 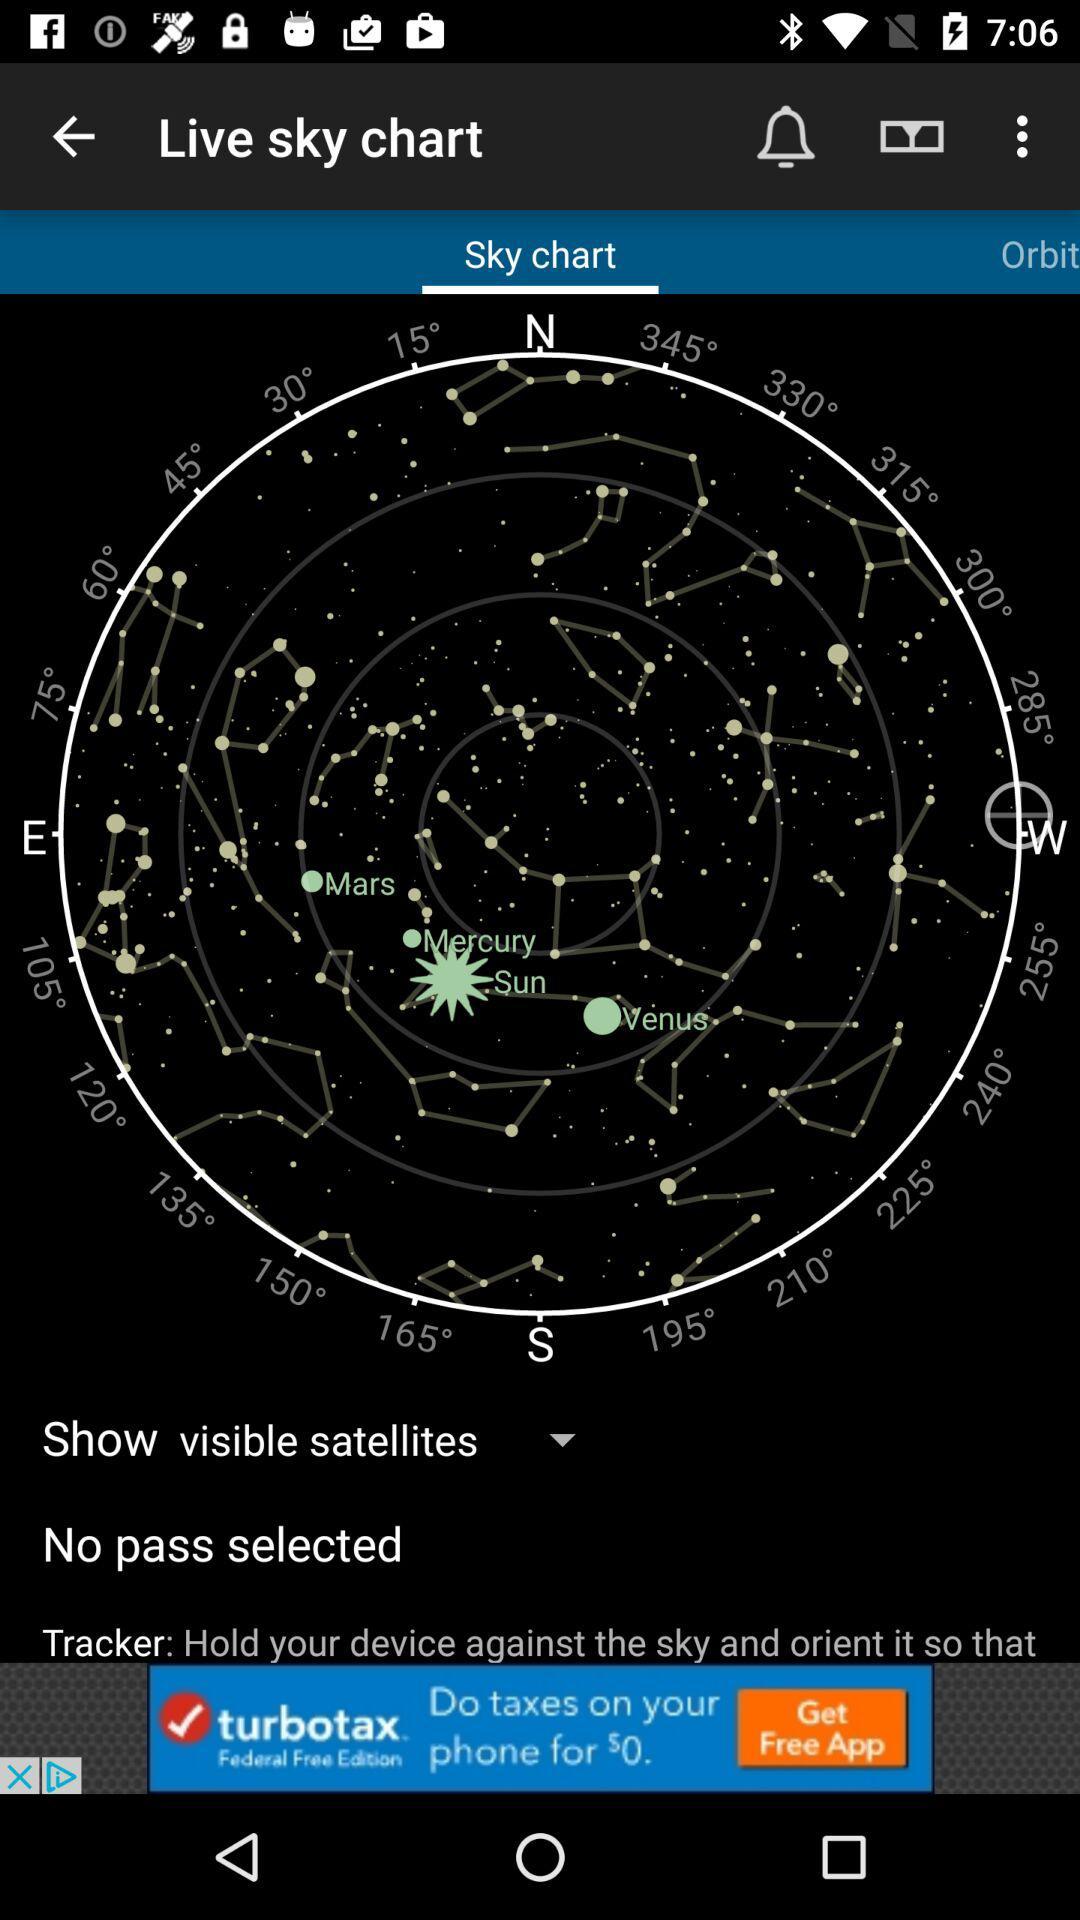 I want to click on click advertisement, so click(x=540, y=1727).